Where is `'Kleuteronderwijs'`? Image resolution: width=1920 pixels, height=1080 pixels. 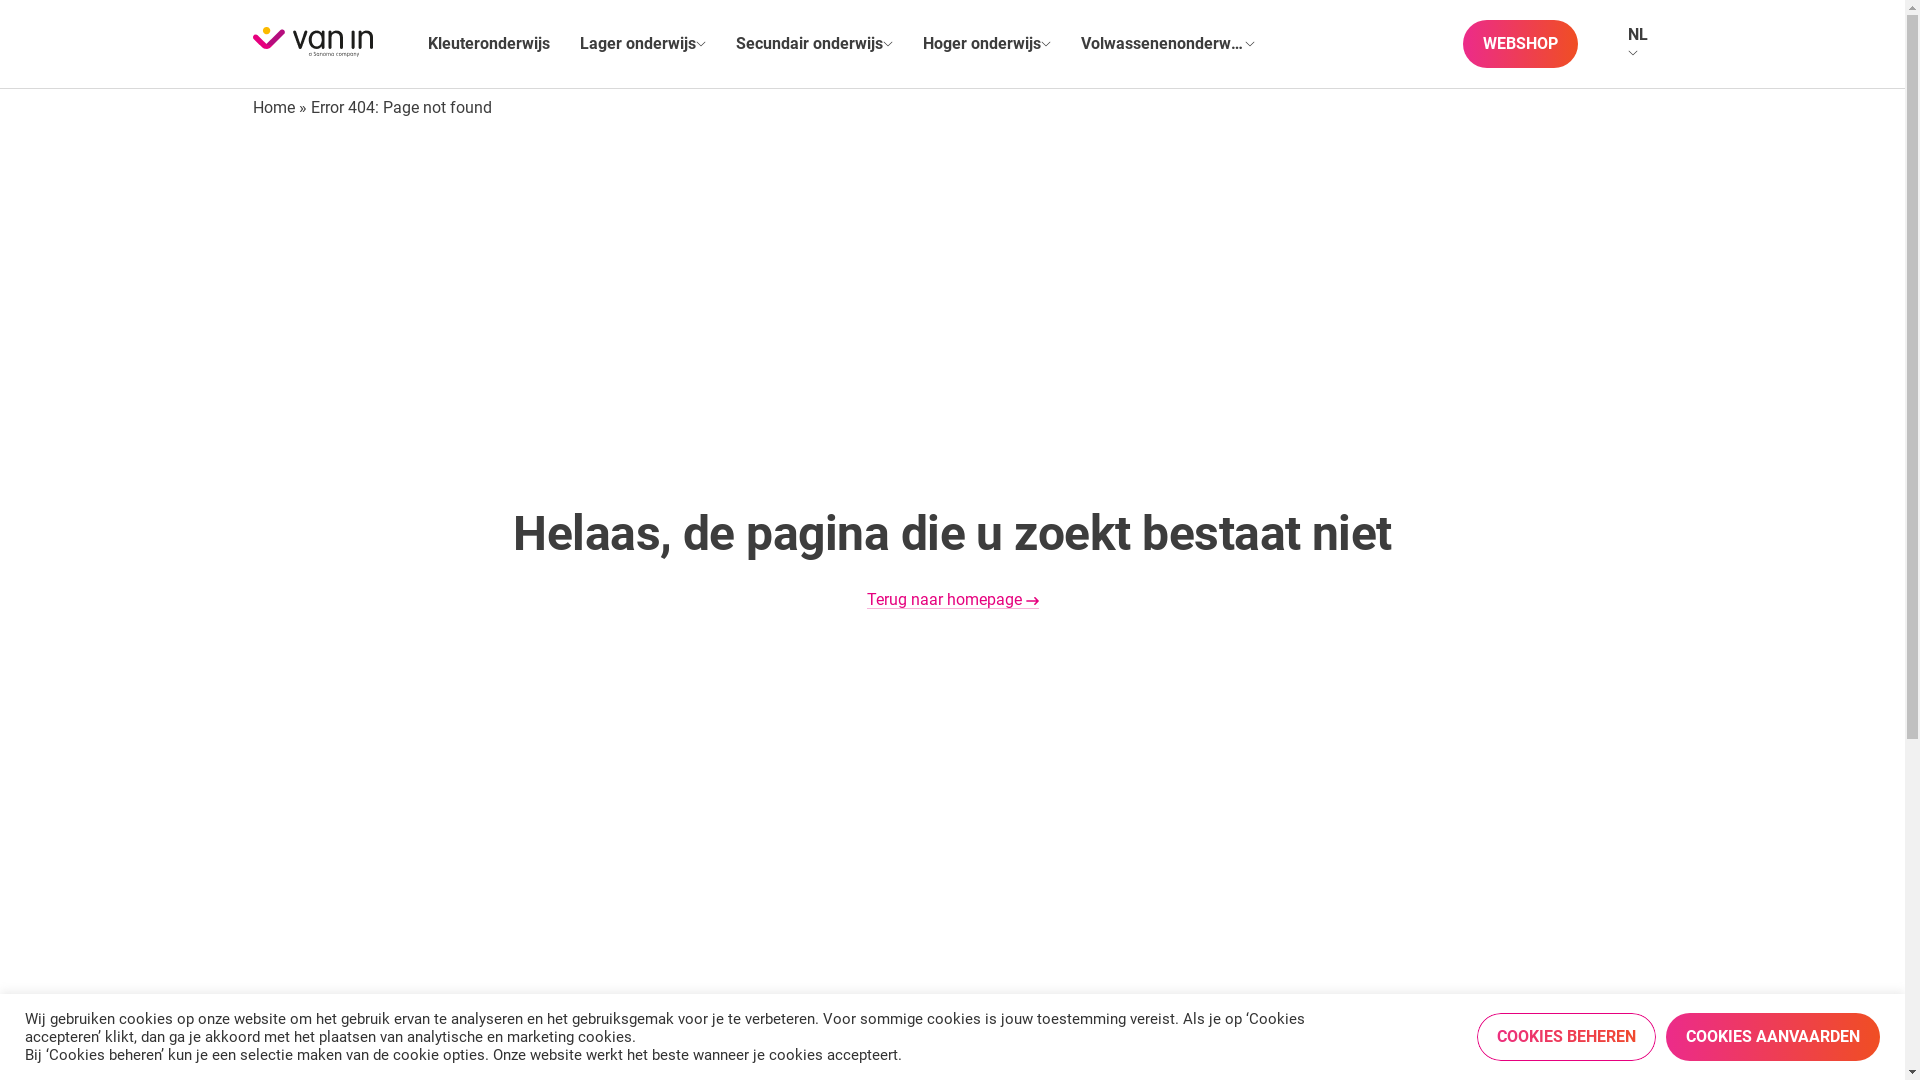 'Kleuteronderwijs' is located at coordinates (489, 43).